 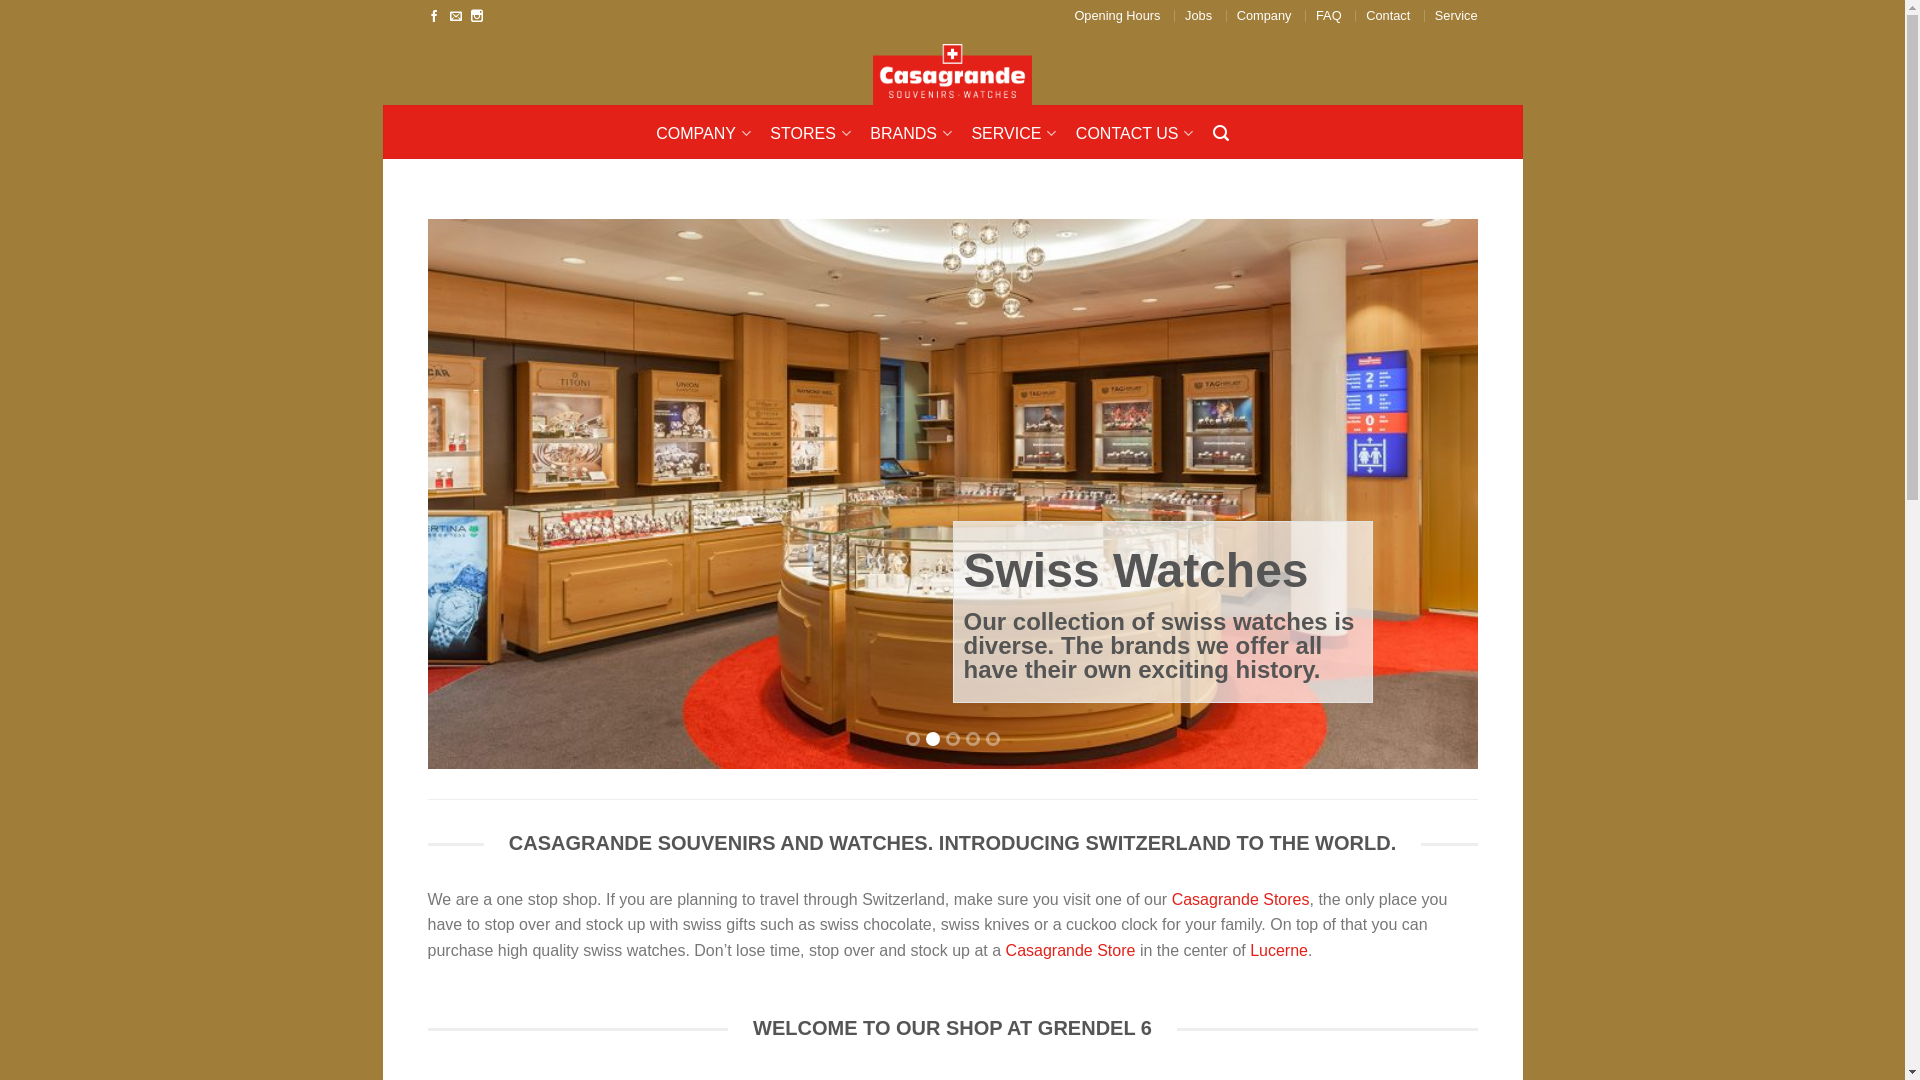 What do you see at coordinates (1329, 15) in the screenshot?
I see `'FAQ'` at bounding box center [1329, 15].